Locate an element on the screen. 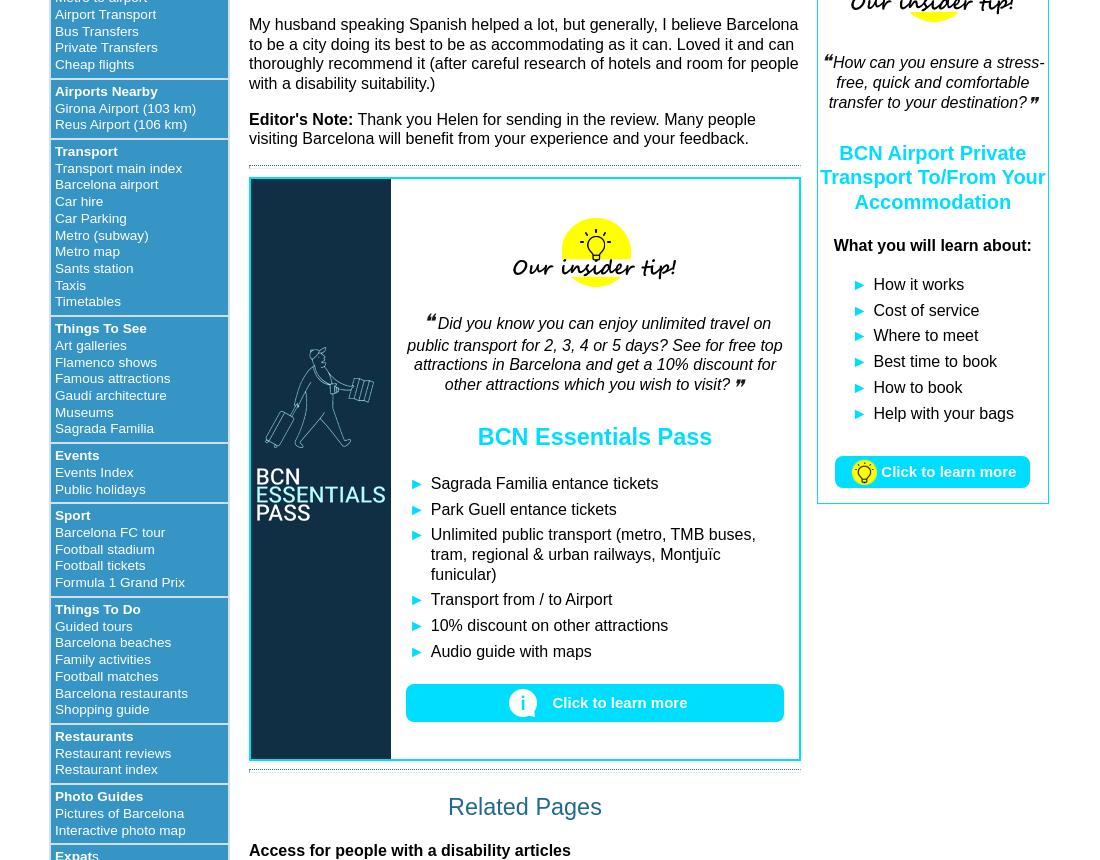 This screenshot has width=1100, height=860. 'BCN Essentials Pass' is located at coordinates (475, 436).